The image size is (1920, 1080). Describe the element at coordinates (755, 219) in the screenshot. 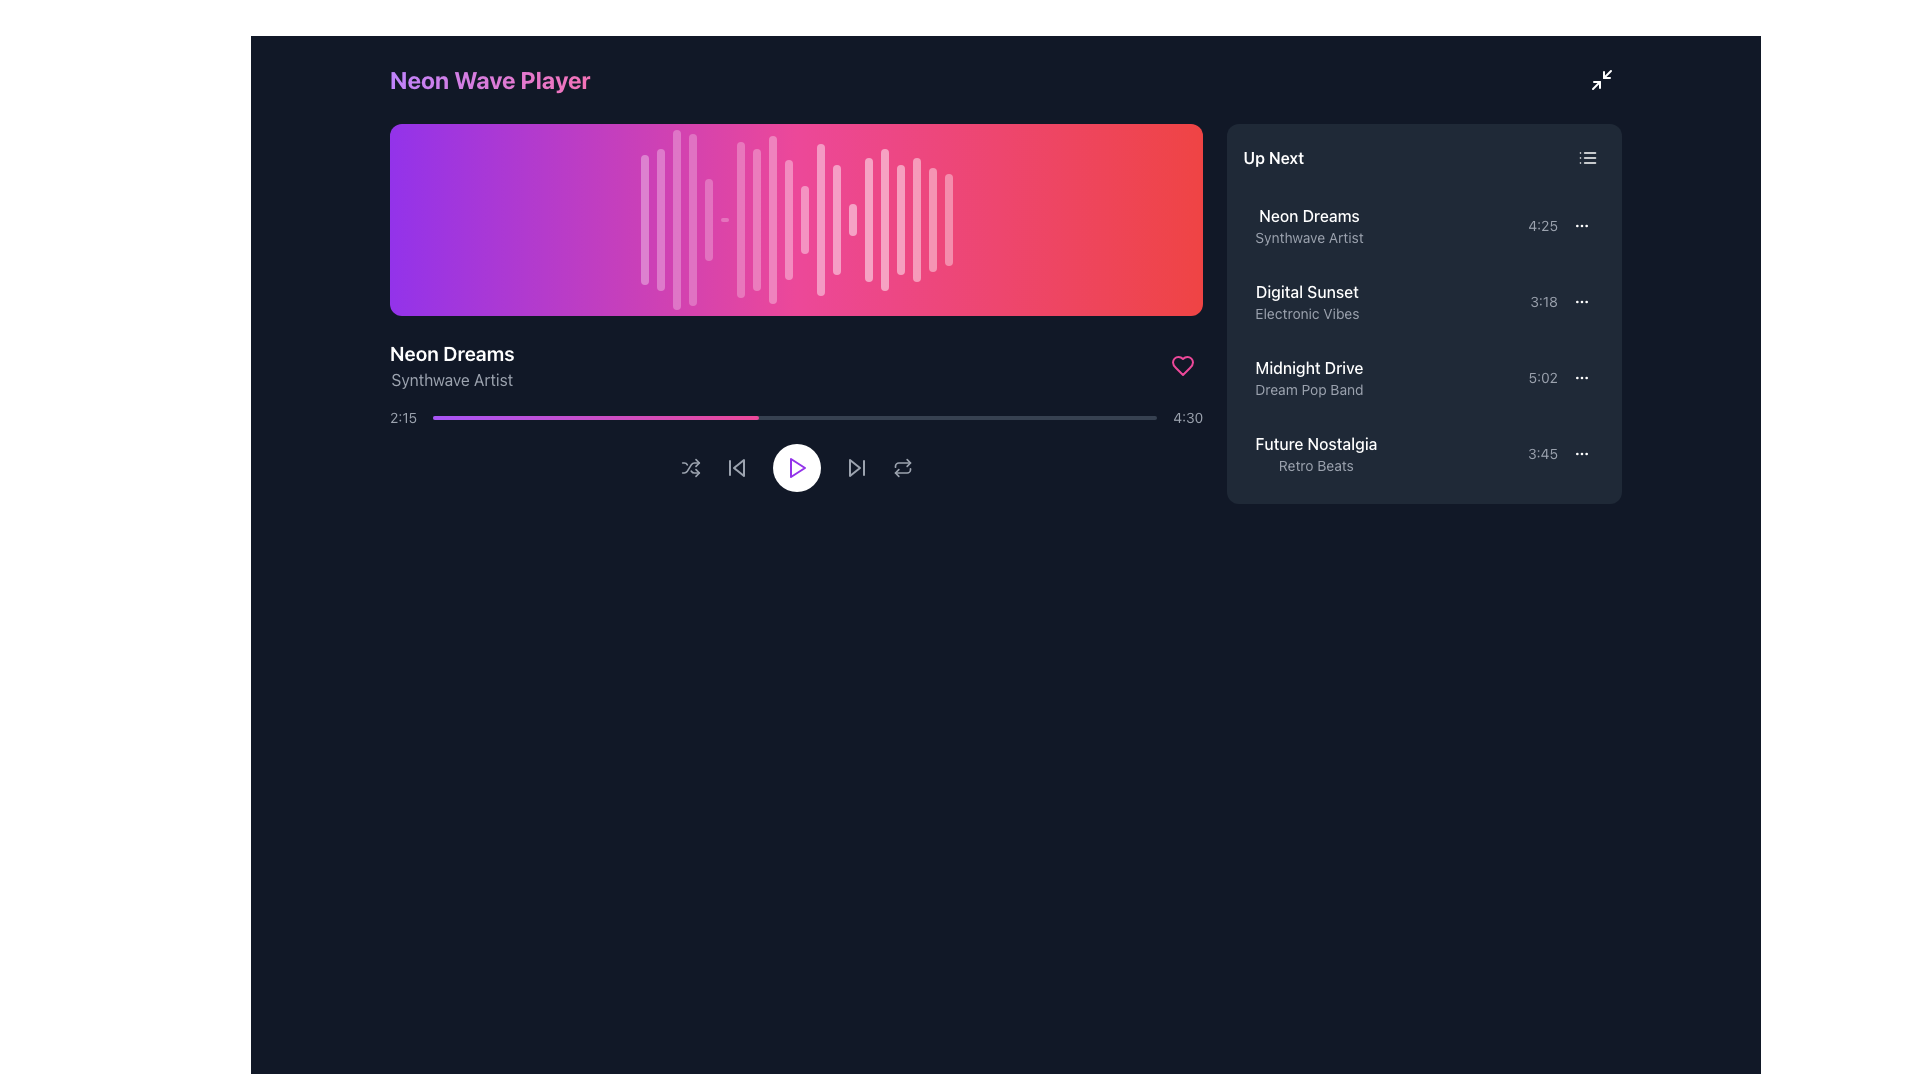

I see `the eighth vertical bar in the audio waveform visualization, which is part of a dynamic audio playback indicator, located within a purple-to-pink gradient background` at that location.